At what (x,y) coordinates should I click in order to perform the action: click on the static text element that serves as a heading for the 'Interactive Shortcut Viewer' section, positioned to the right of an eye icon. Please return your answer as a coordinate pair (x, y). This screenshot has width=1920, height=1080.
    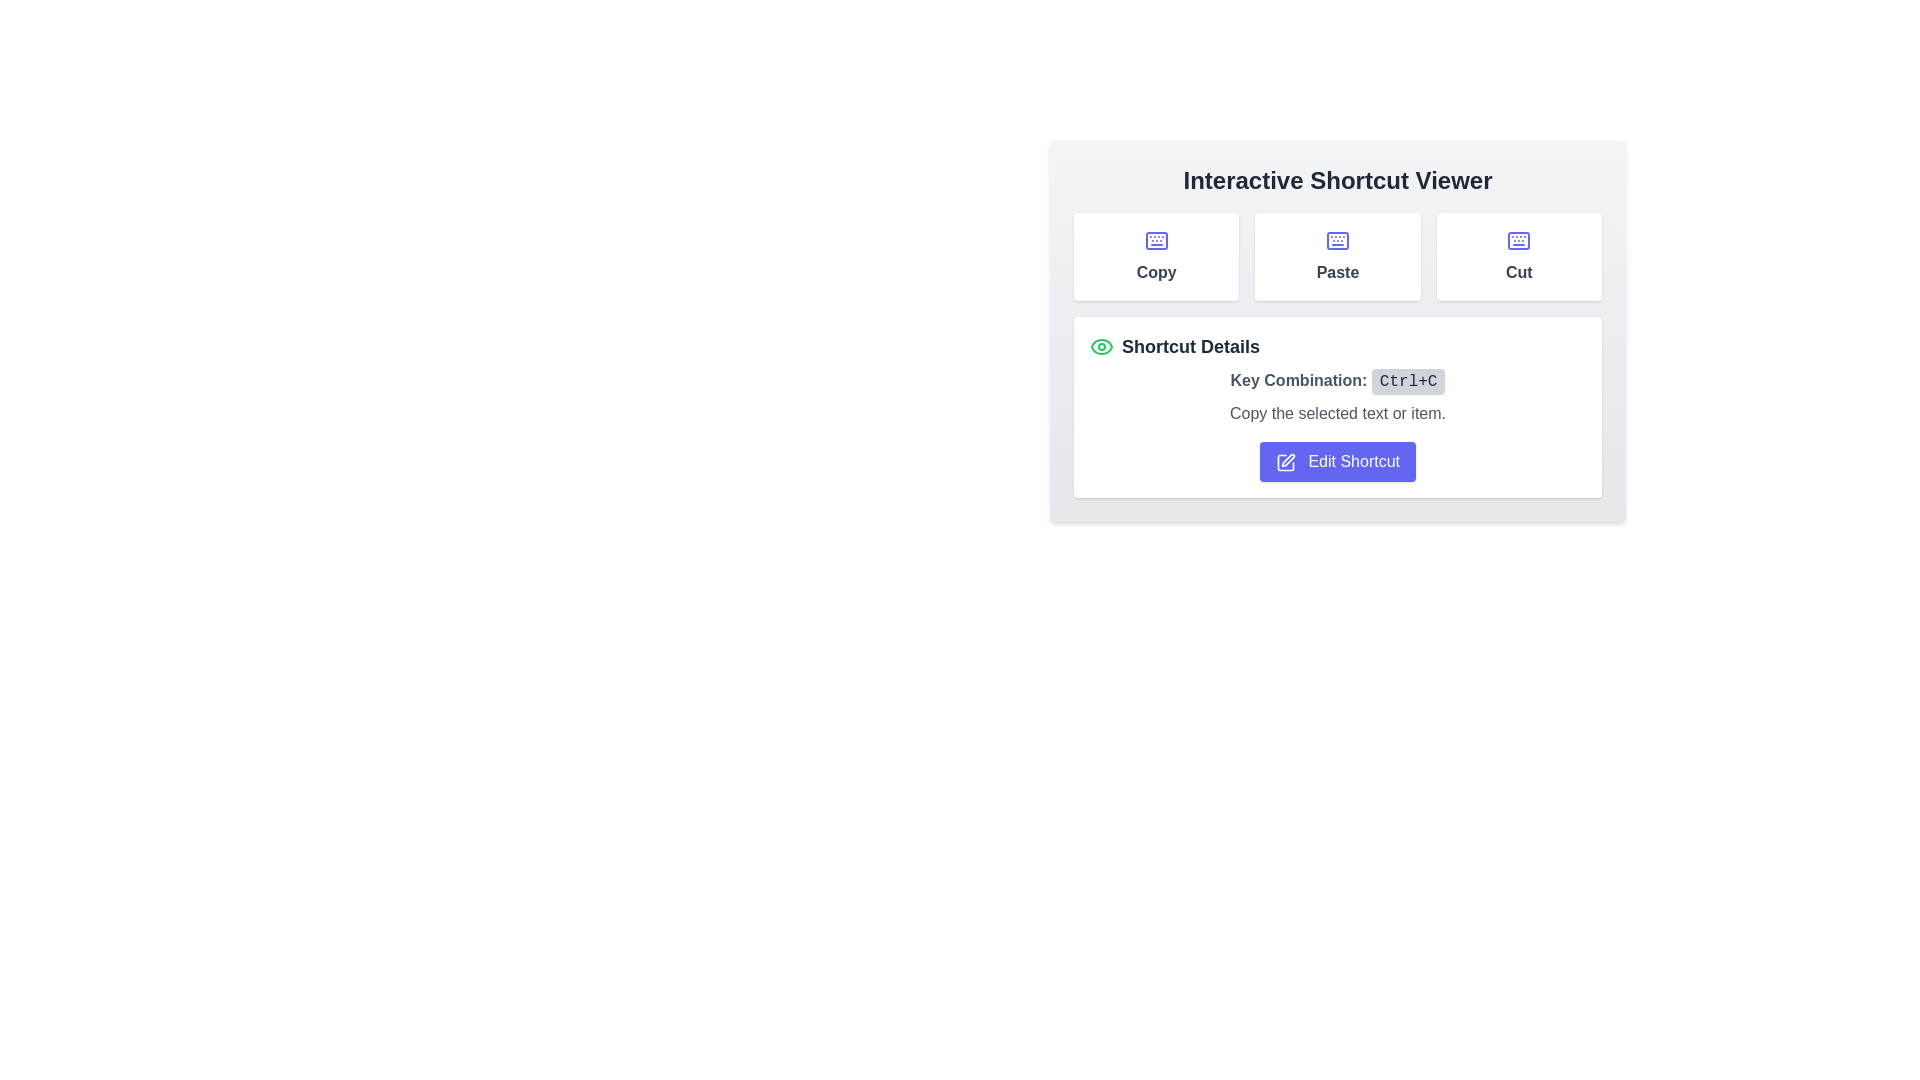
    Looking at the image, I should click on (1190, 346).